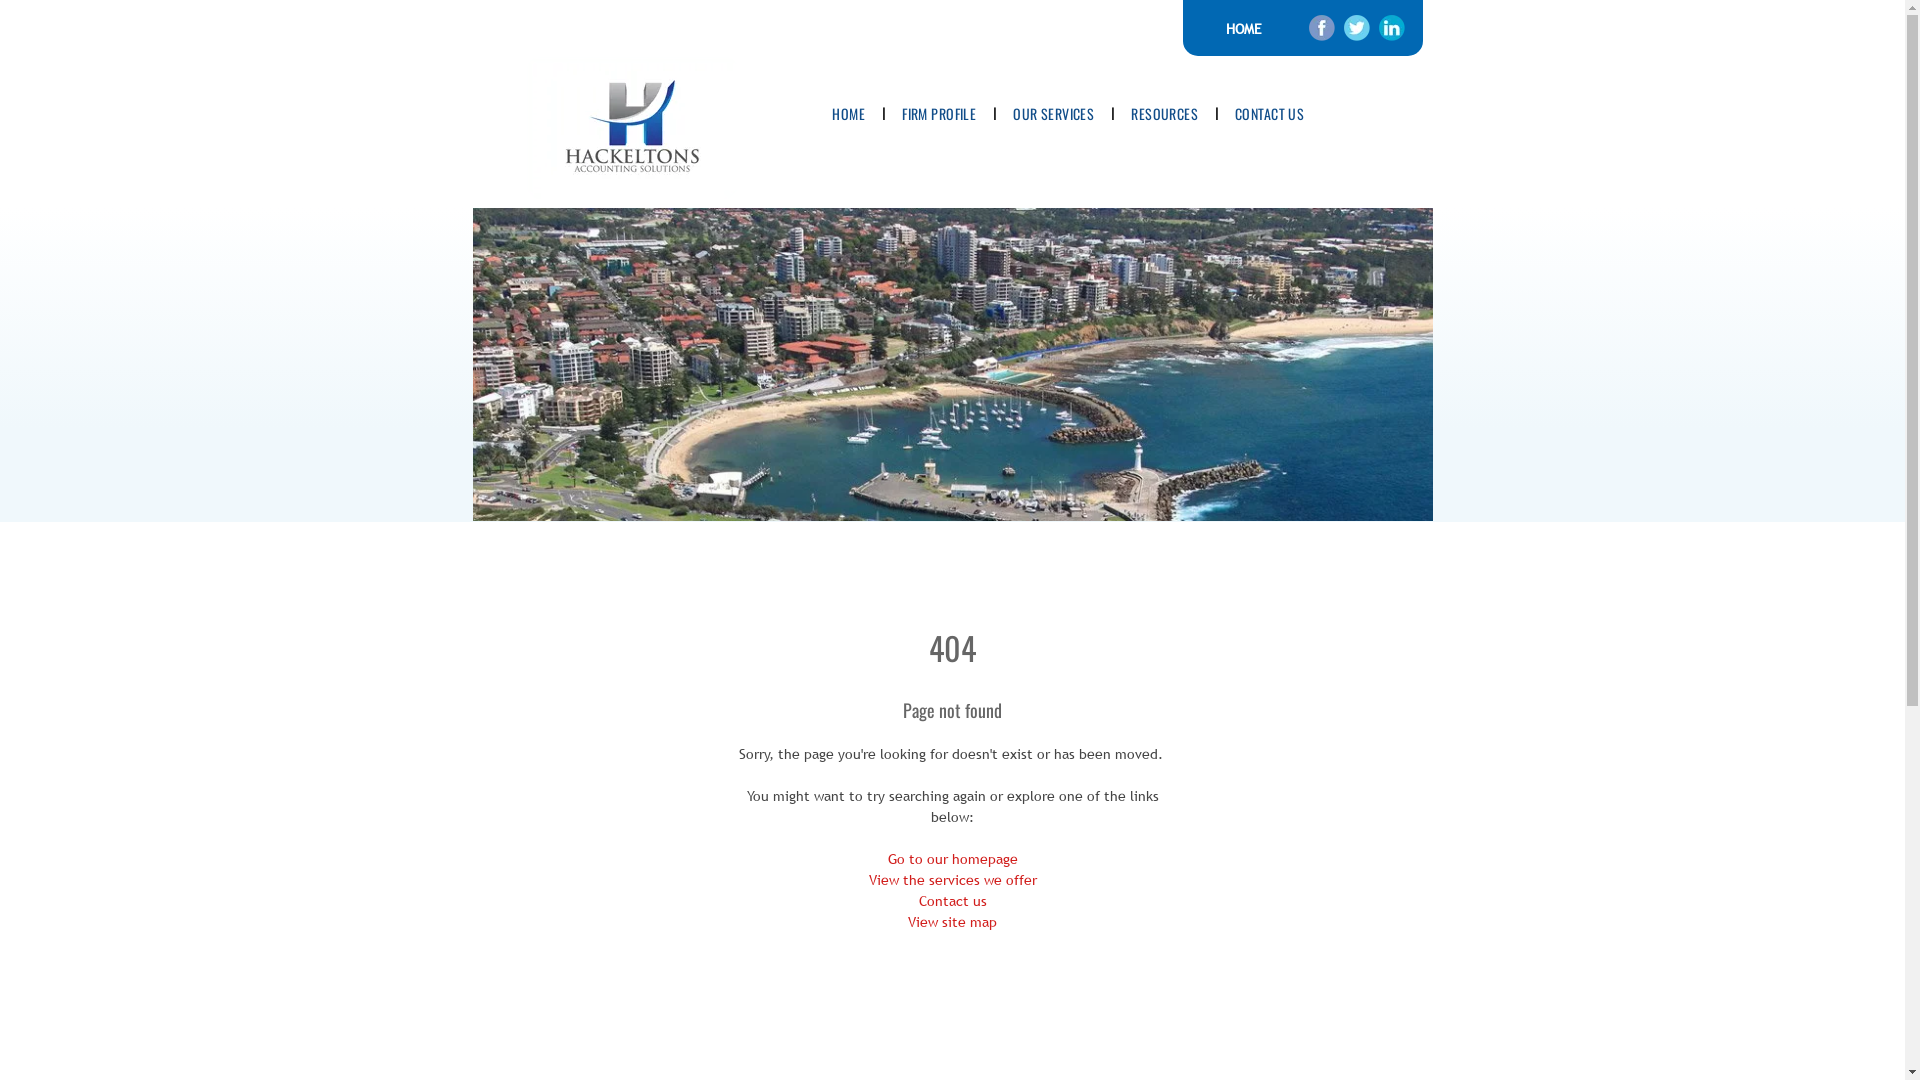 The width and height of the screenshot is (1920, 1080). I want to click on 'Go to our homepage', so click(952, 858).